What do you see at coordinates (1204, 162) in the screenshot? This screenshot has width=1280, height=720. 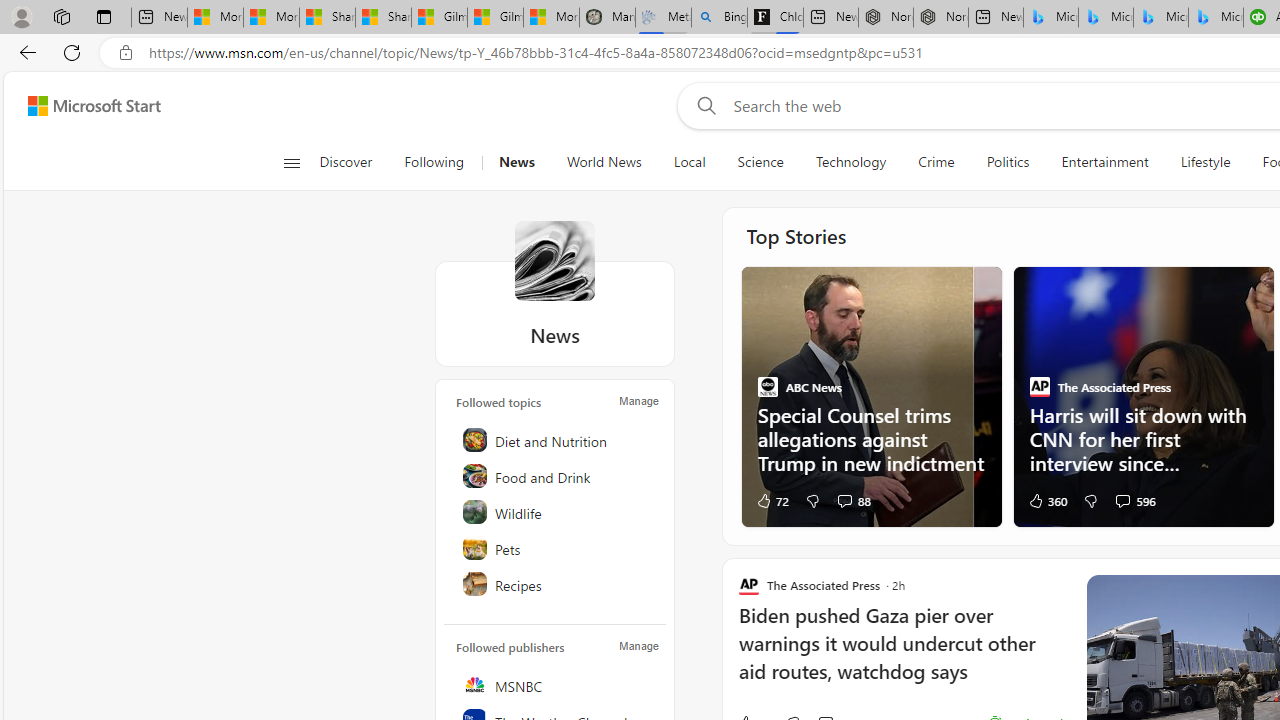 I see `'Lifestyle'` at bounding box center [1204, 162].